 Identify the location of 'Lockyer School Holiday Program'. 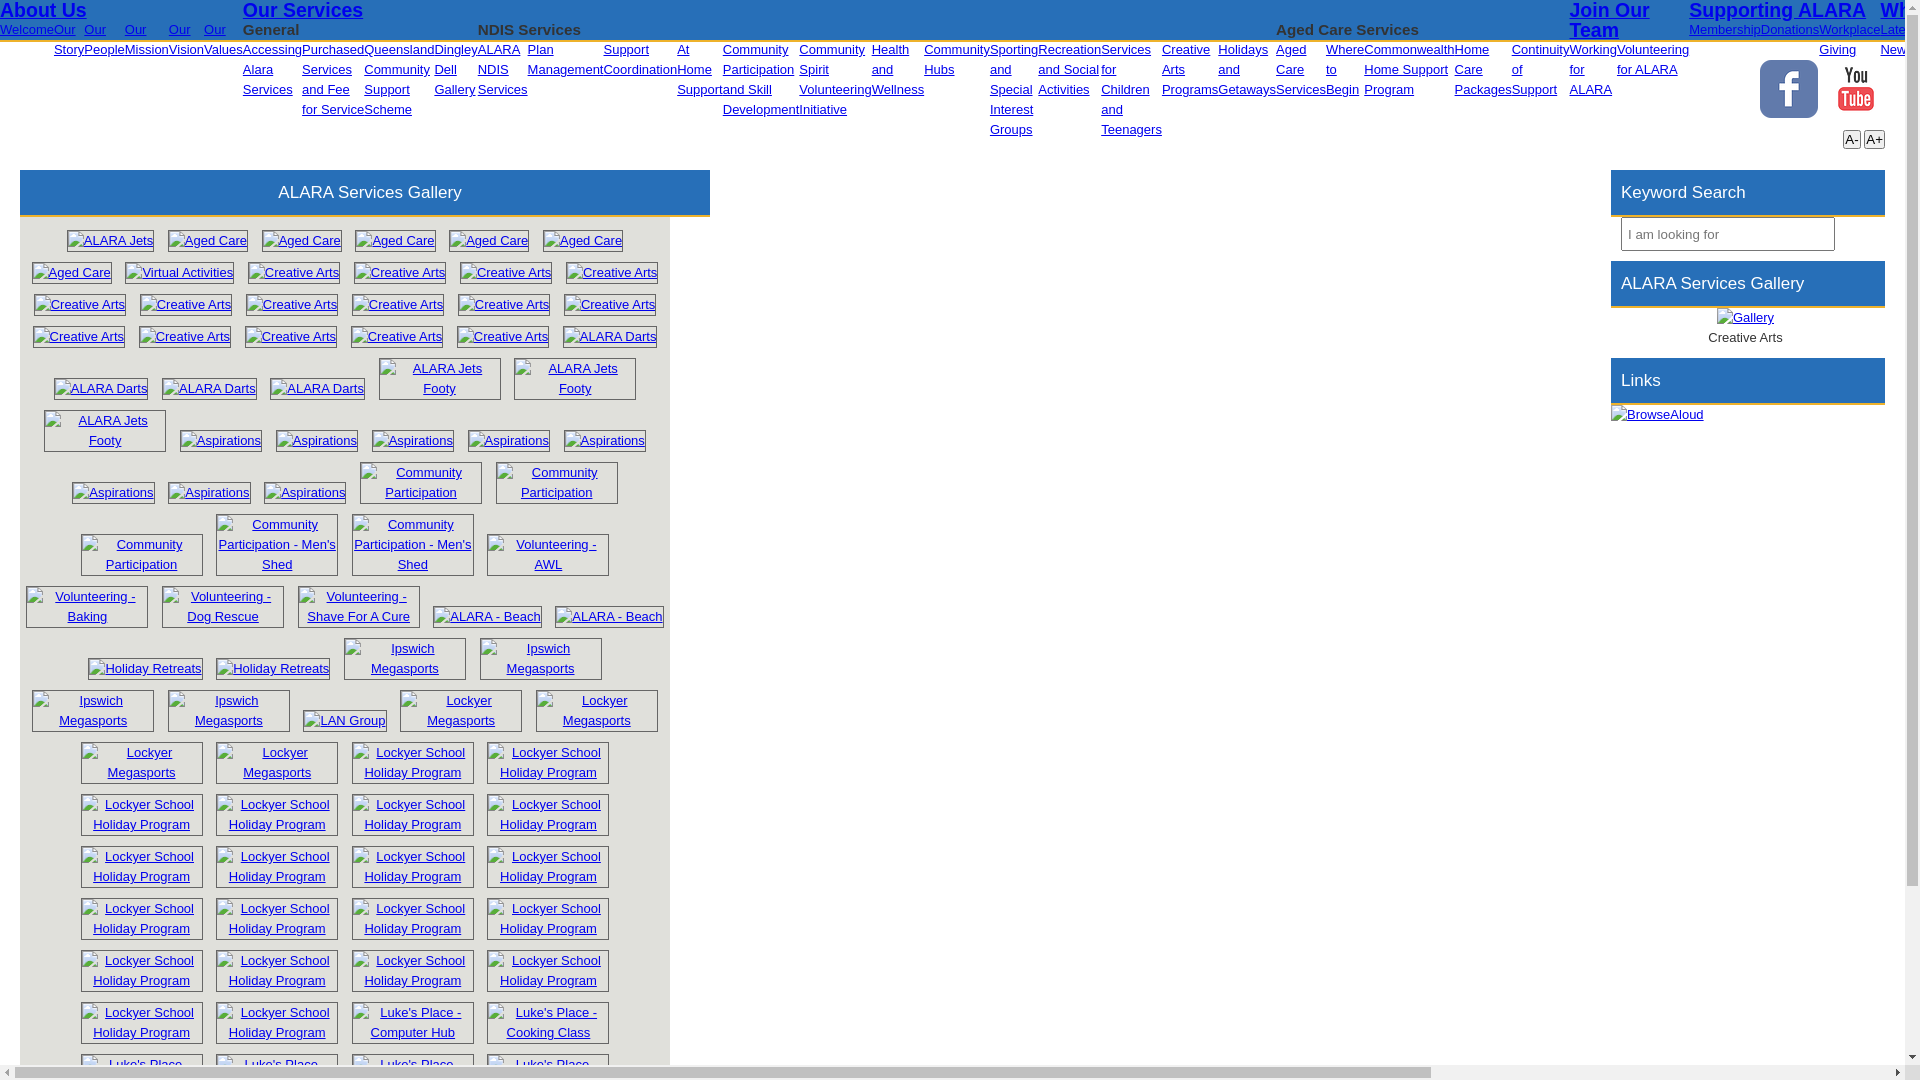
(141, 866).